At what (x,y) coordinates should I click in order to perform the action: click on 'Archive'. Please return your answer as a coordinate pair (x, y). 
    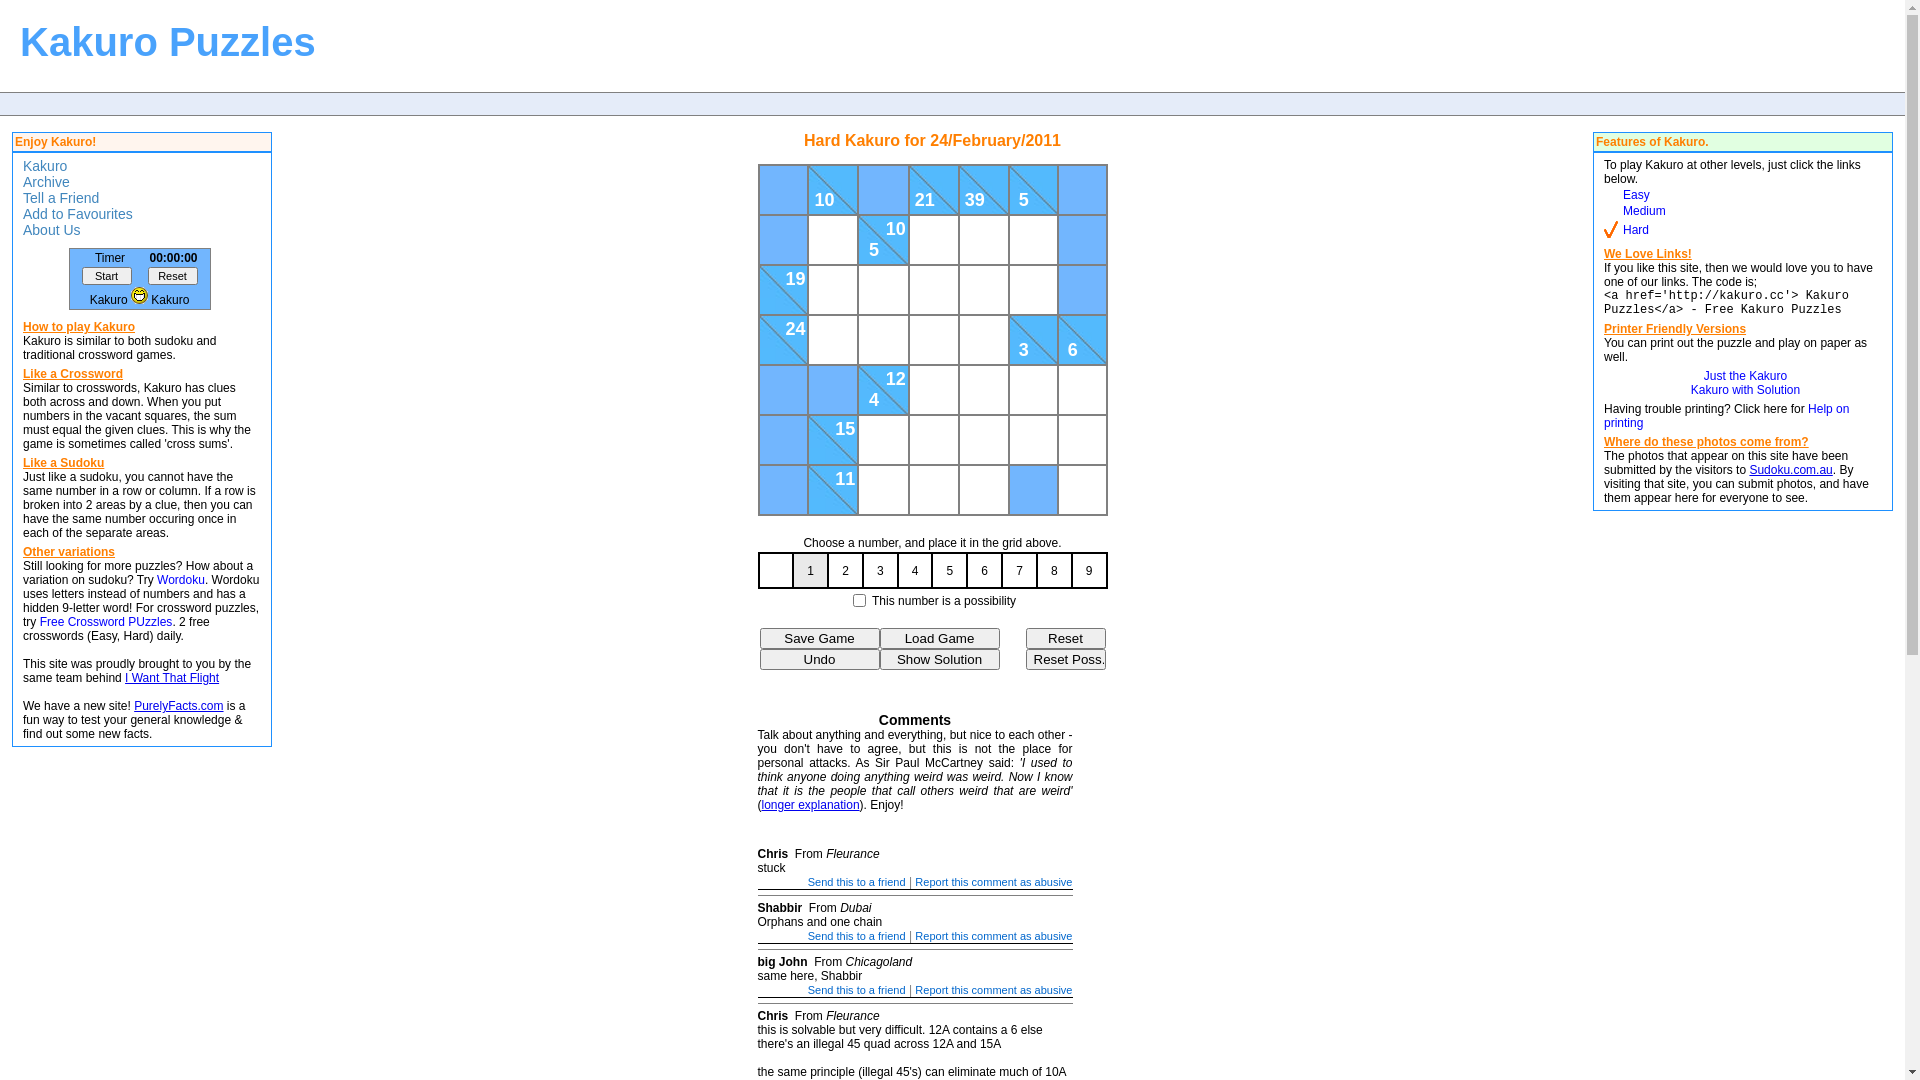
    Looking at the image, I should click on (18, 181).